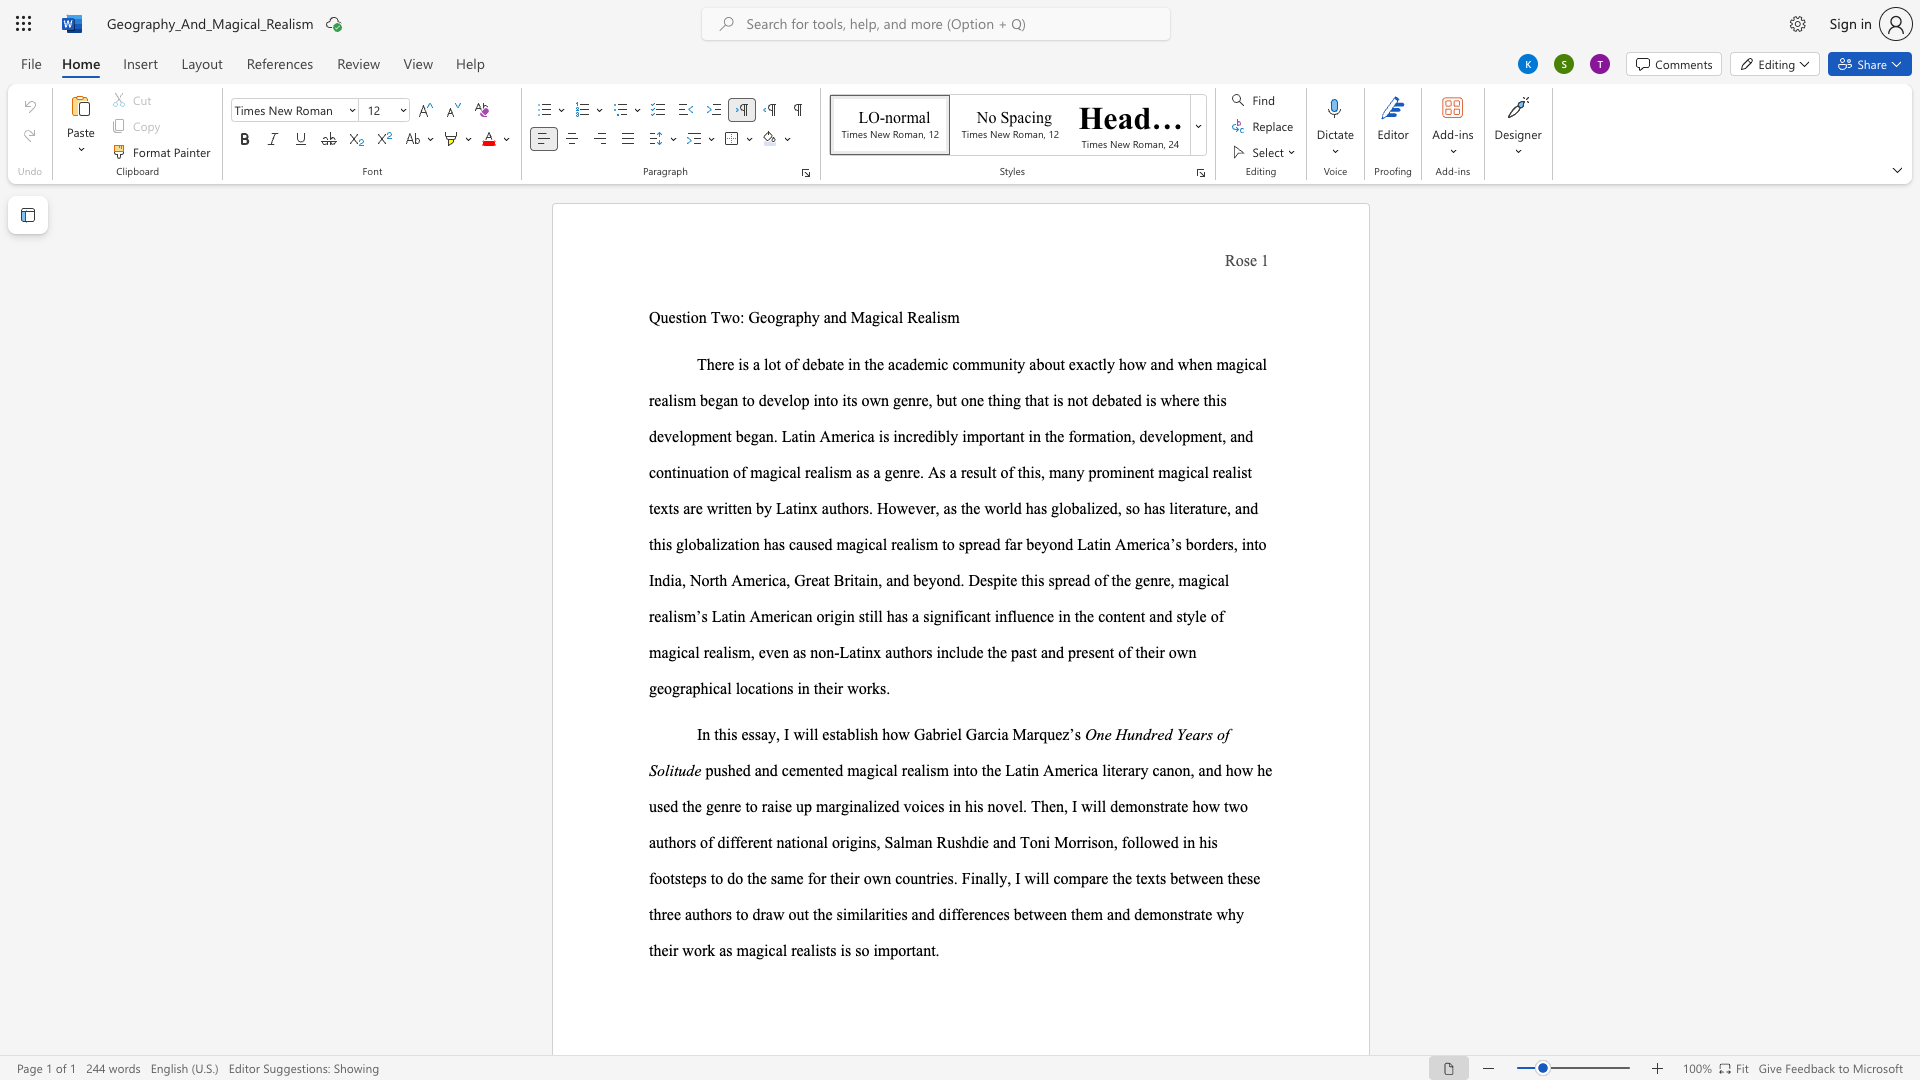 The image size is (1920, 1080). I want to click on the 1th character "R" in the text, so click(911, 316).